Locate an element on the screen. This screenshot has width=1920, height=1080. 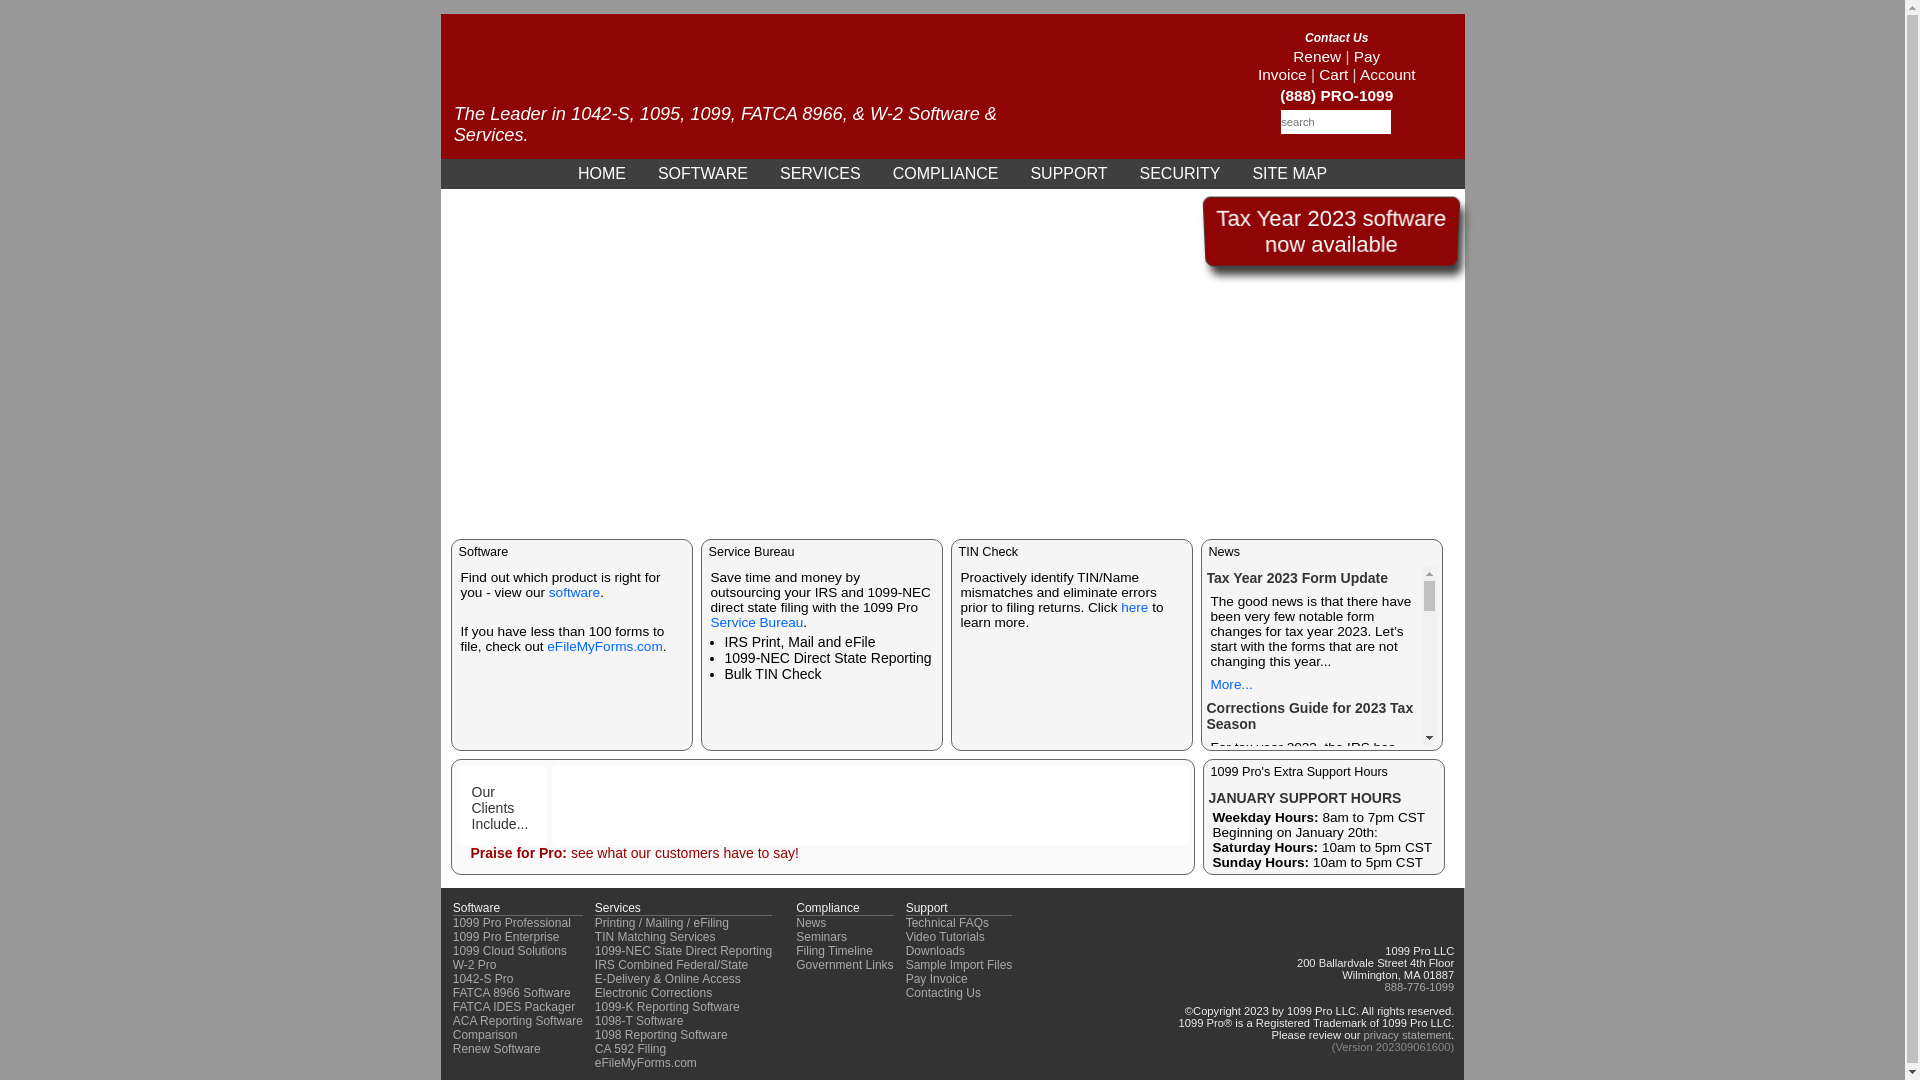
'Filing Timeline' is located at coordinates (795, 950).